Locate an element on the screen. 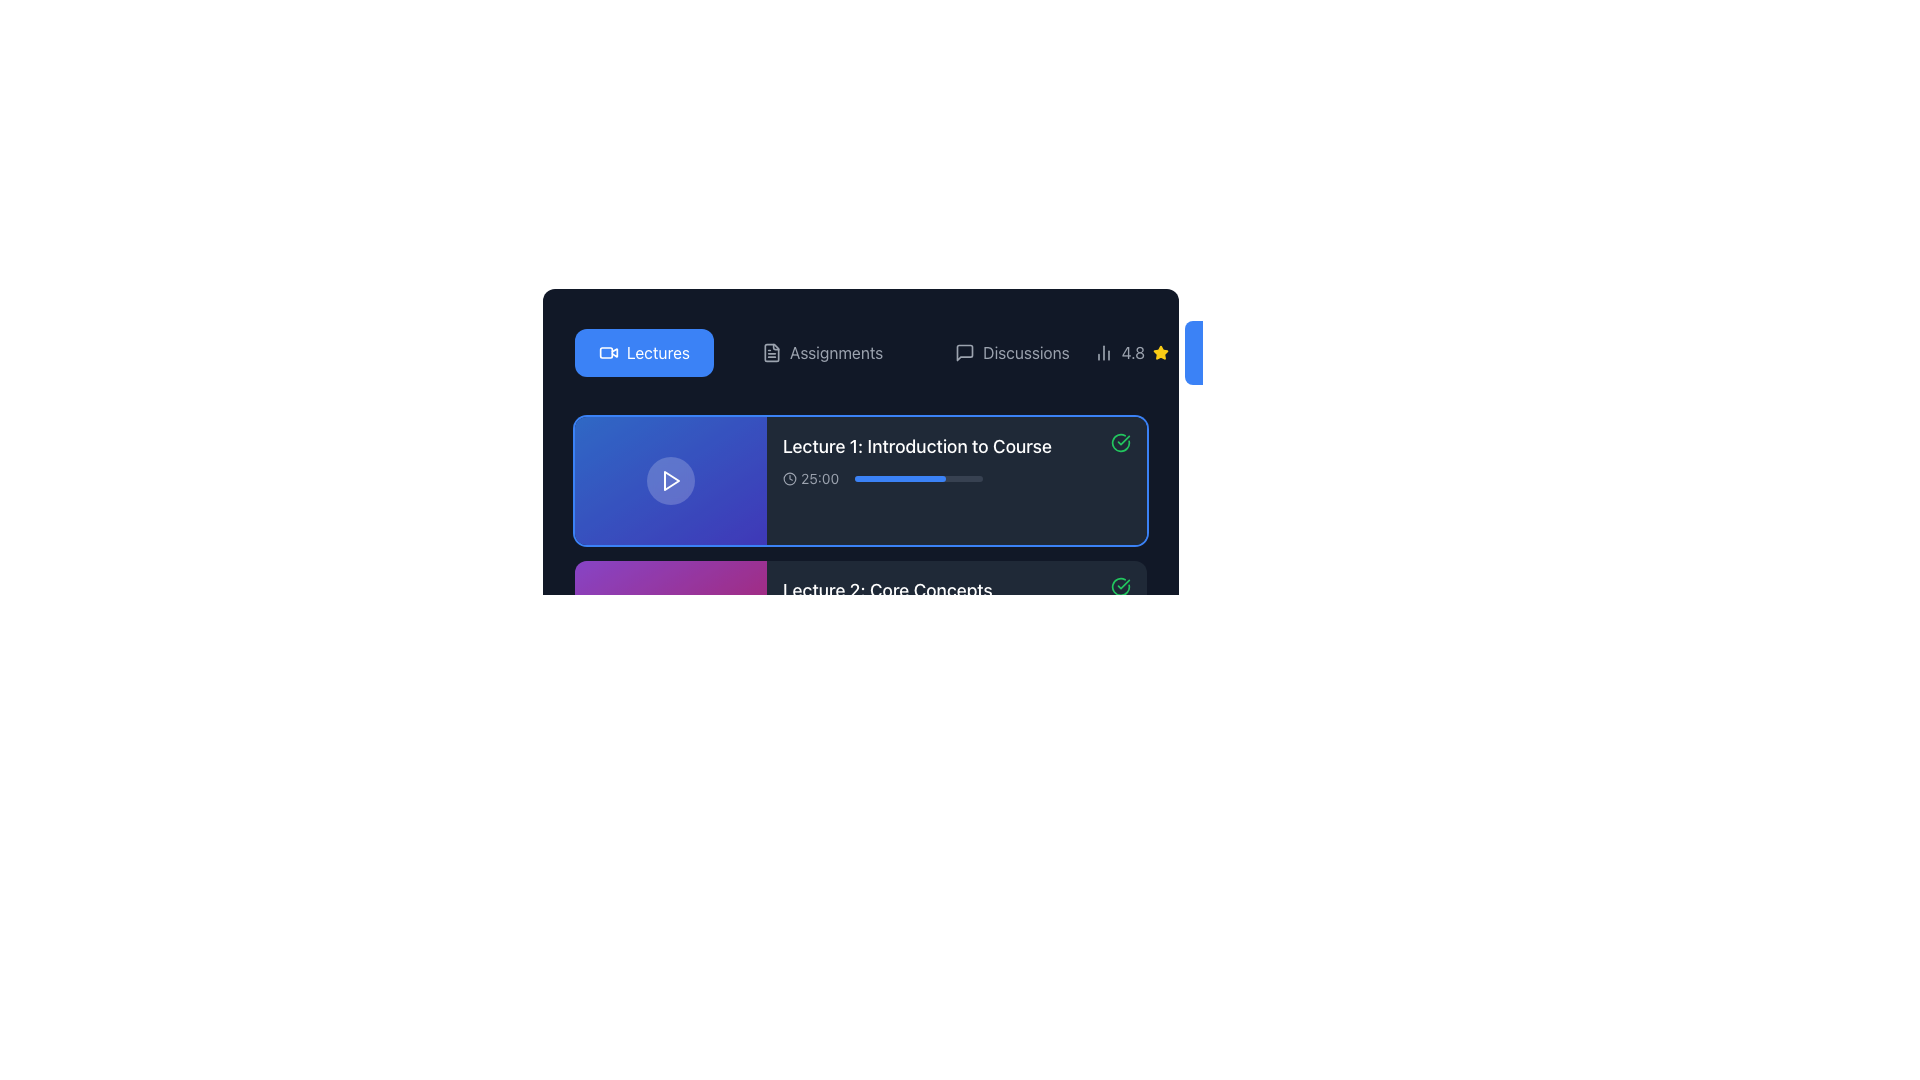 This screenshot has height=1080, width=1920. the circular graphical element that is part of the clock-like icon located in the menu bar near the progress bar for the first lecture content is located at coordinates (789, 478).